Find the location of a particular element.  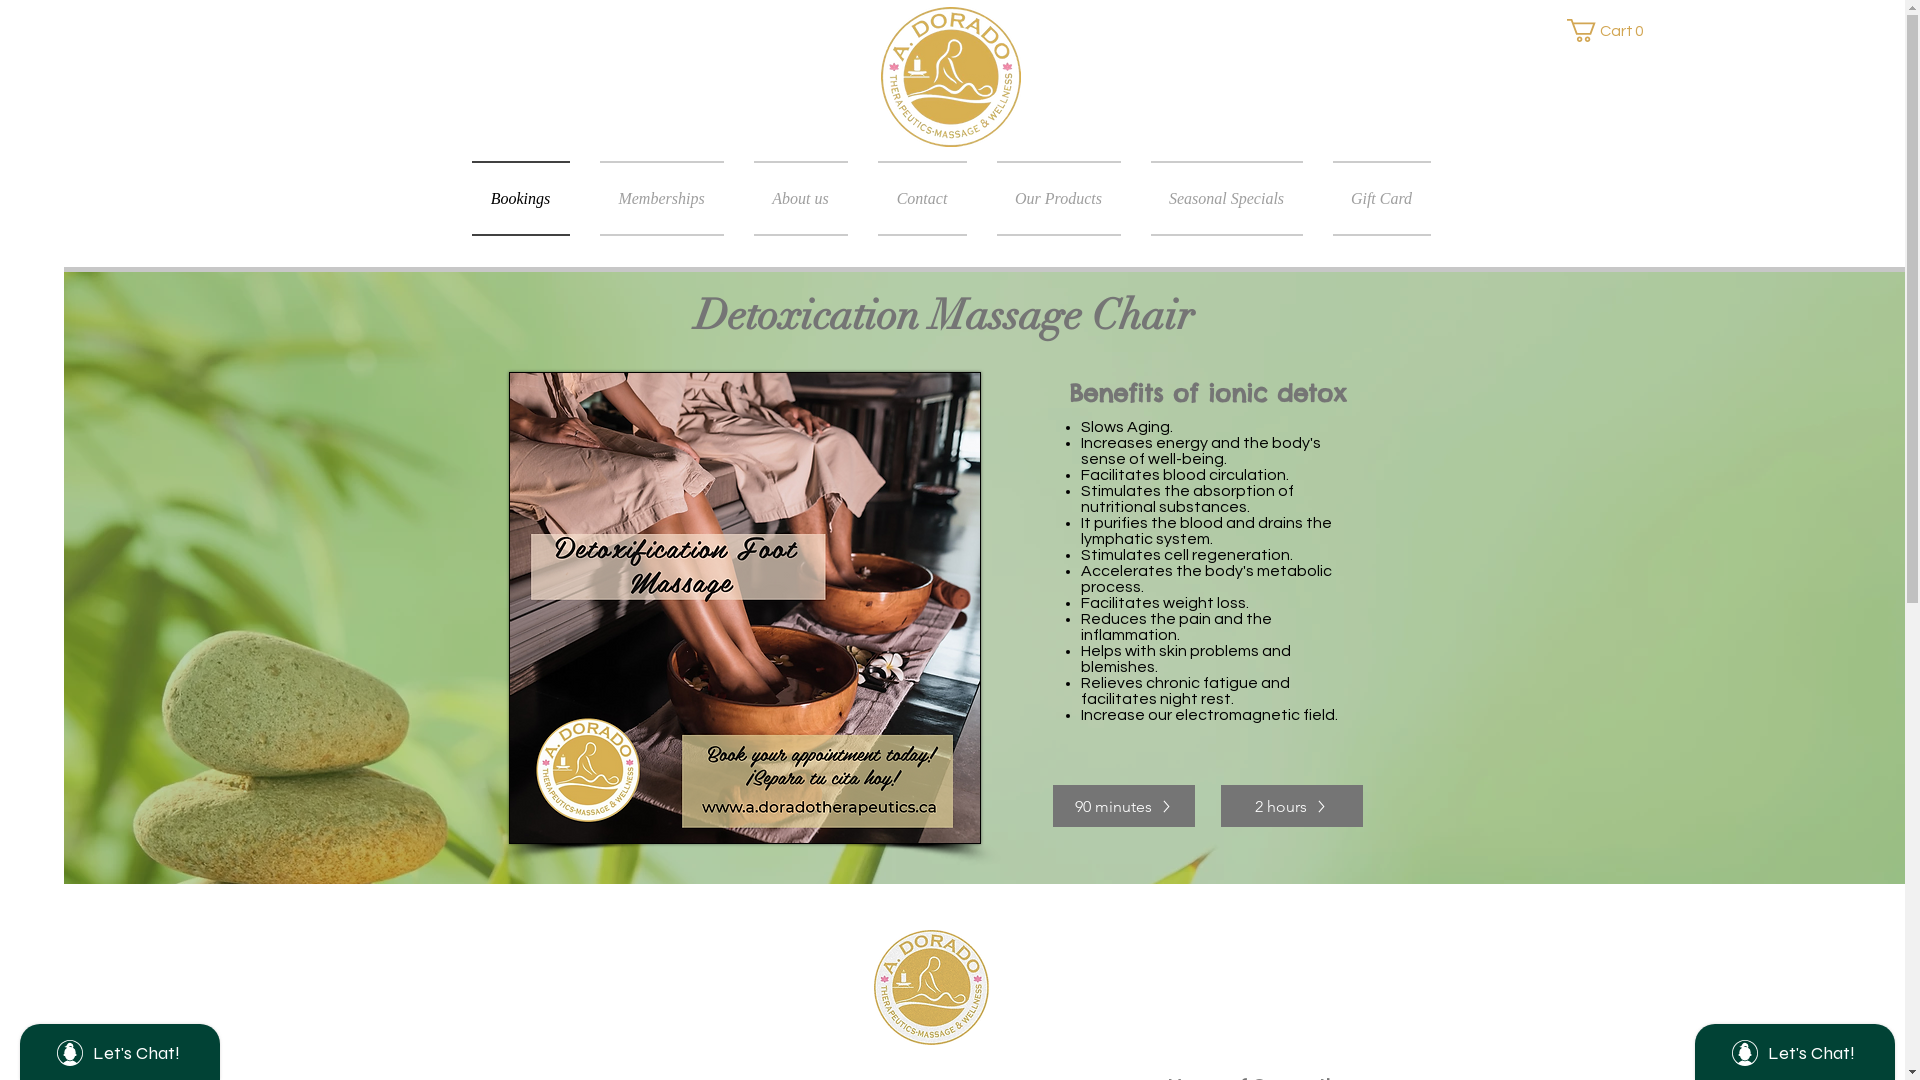

'2 hours' is located at coordinates (1291, 805).